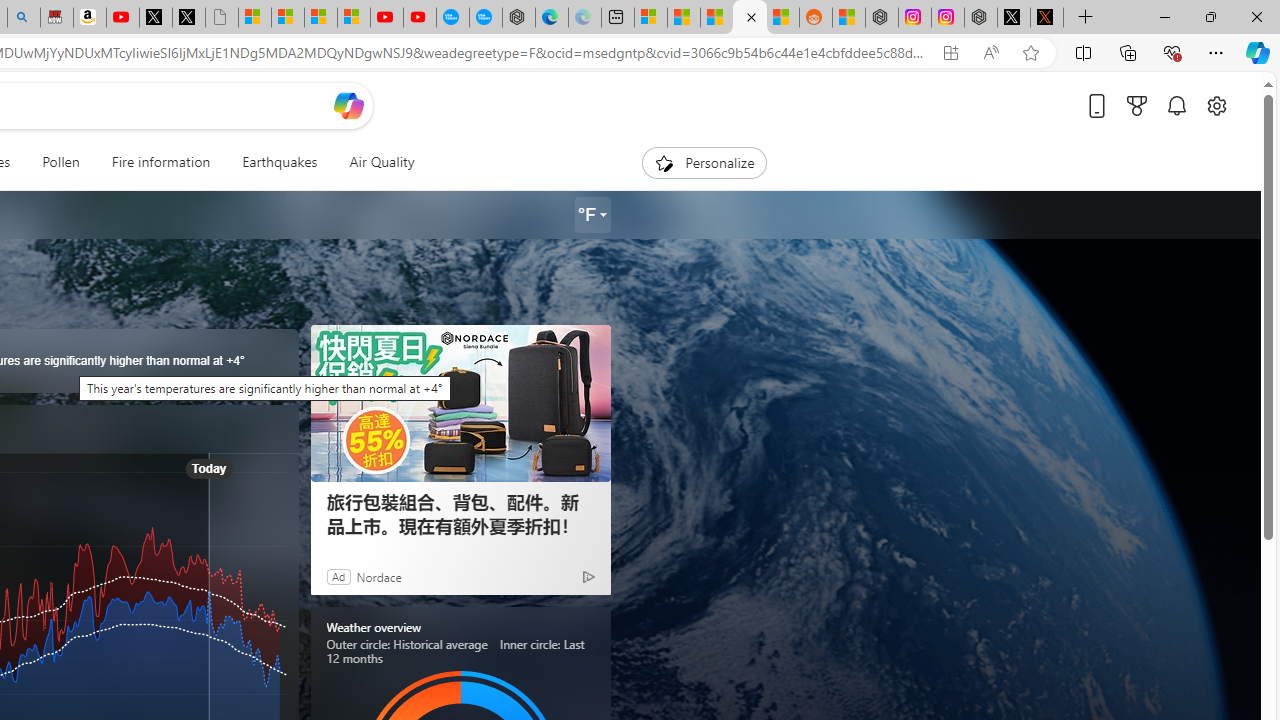 The image size is (1280, 720). What do you see at coordinates (1164, 16) in the screenshot?
I see `'Minimize'` at bounding box center [1164, 16].